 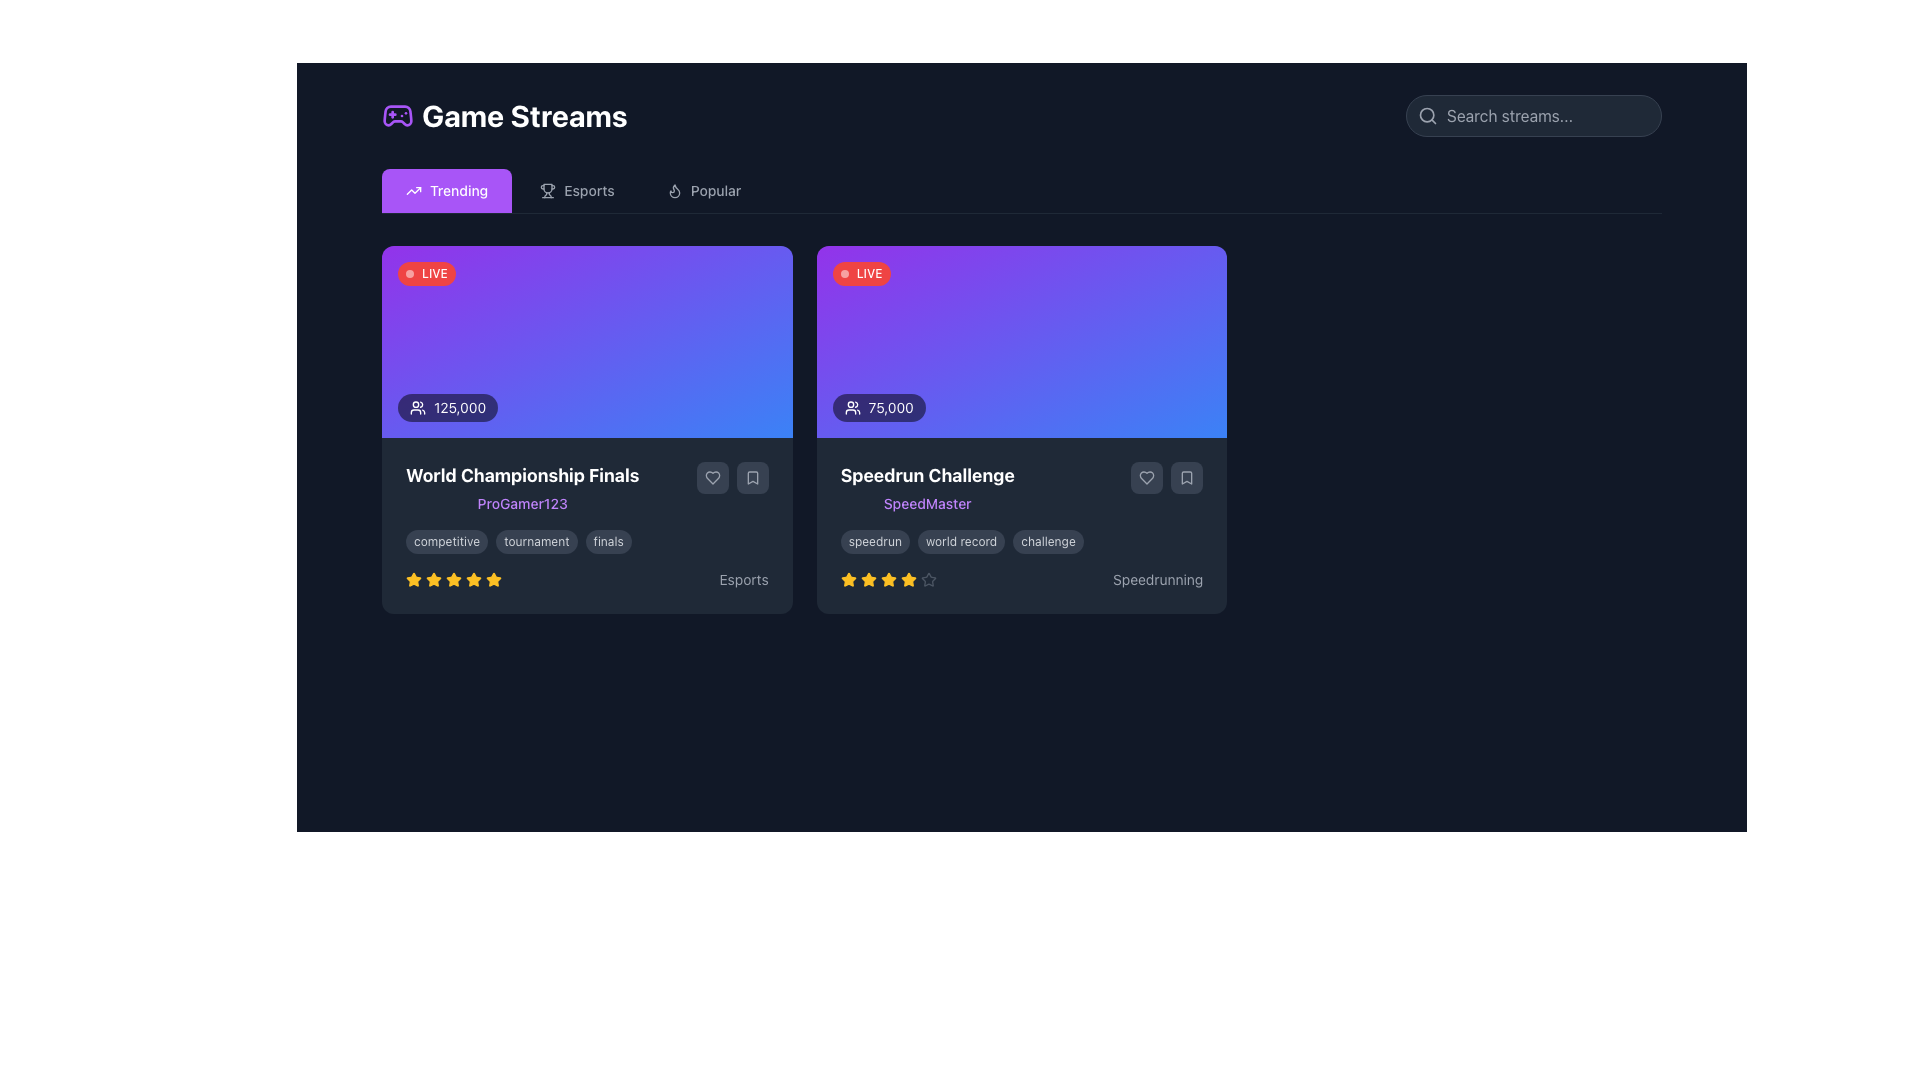 What do you see at coordinates (398, 115) in the screenshot?
I see `the gamepad icon, which is a stylized representation of a gamepad located in the top-left corner of the interface next to the 'Game Streams' heading` at bounding box center [398, 115].